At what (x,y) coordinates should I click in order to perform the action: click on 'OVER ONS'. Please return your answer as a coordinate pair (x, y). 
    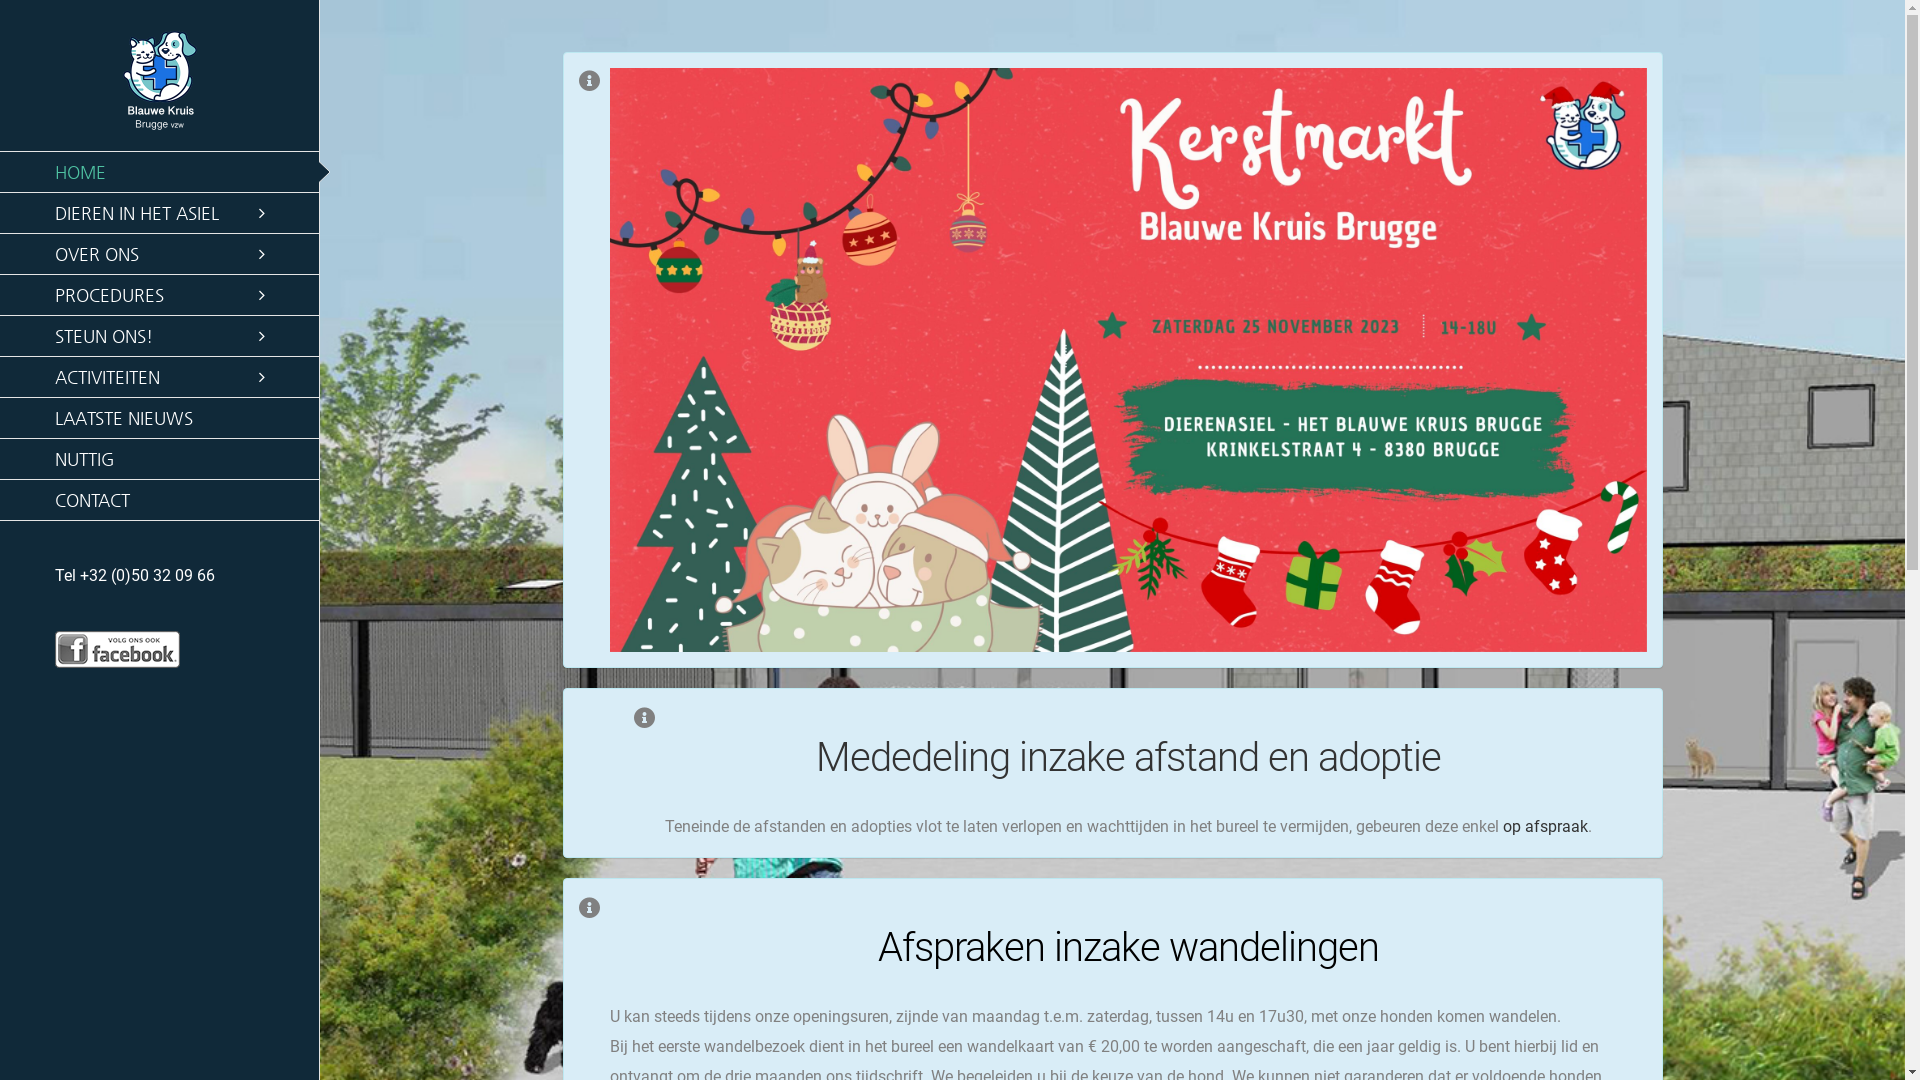
    Looking at the image, I should click on (158, 253).